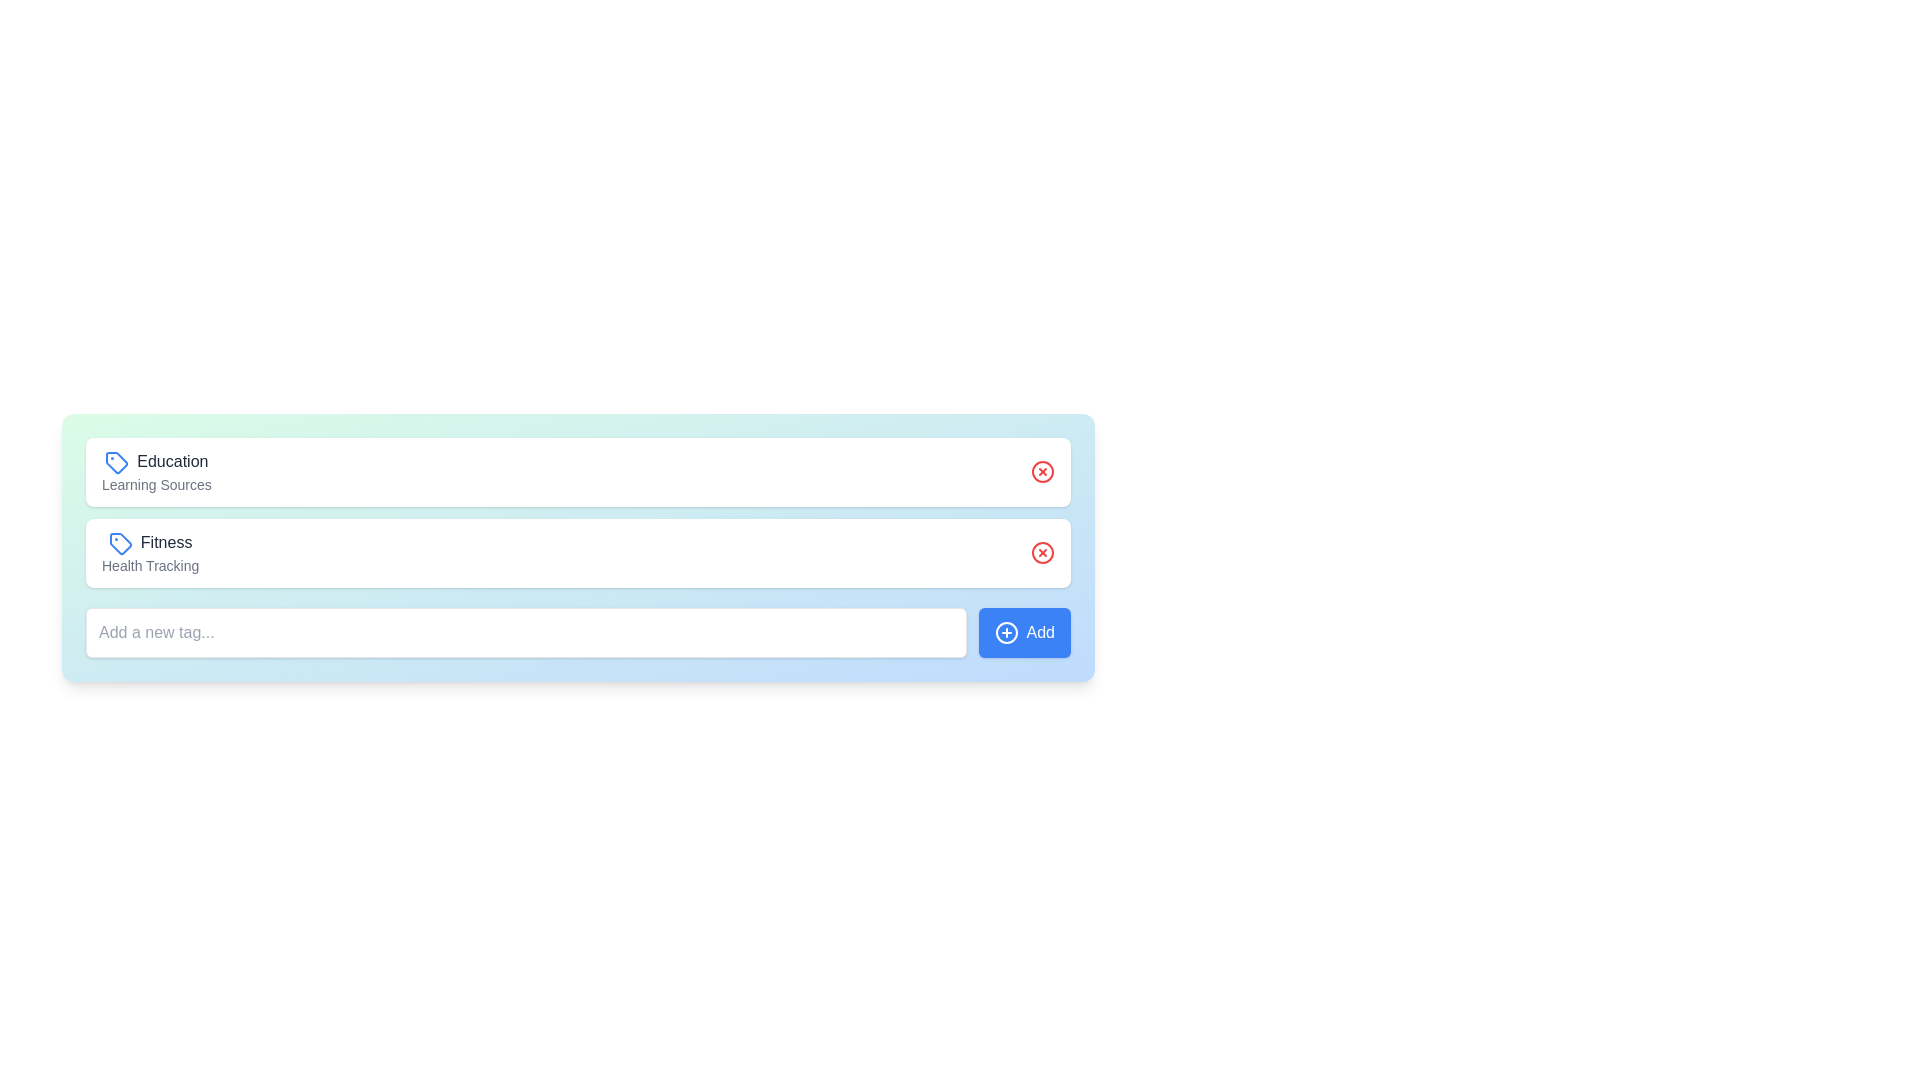 This screenshot has height=1080, width=1920. What do you see at coordinates (172, 461) in the screenshot?
I see `the static text label that identifies the associated category or topic, located to the immediate right of the blue tag icon within the first tag entry` at bounding box center [172, 461].